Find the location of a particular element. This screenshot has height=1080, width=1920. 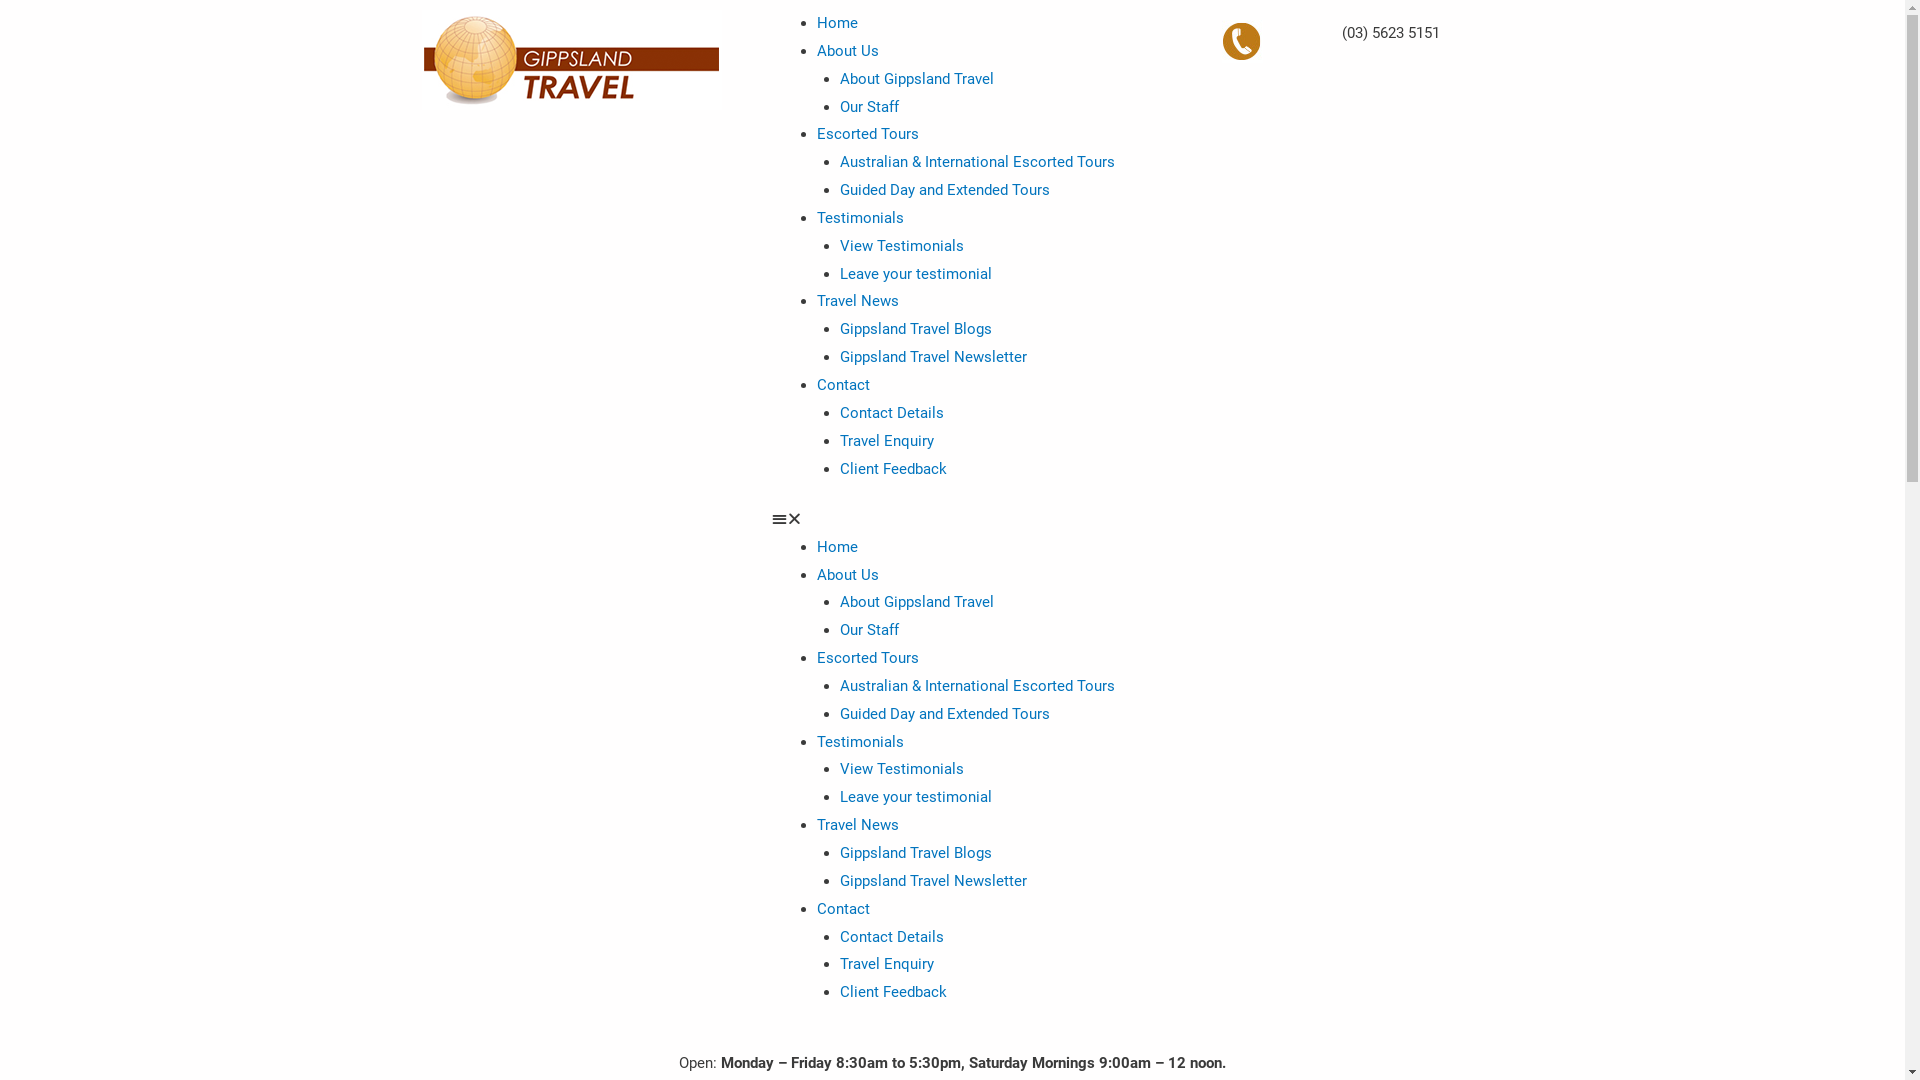

'Travel Enquiry' is located at coordinates (886, 963).